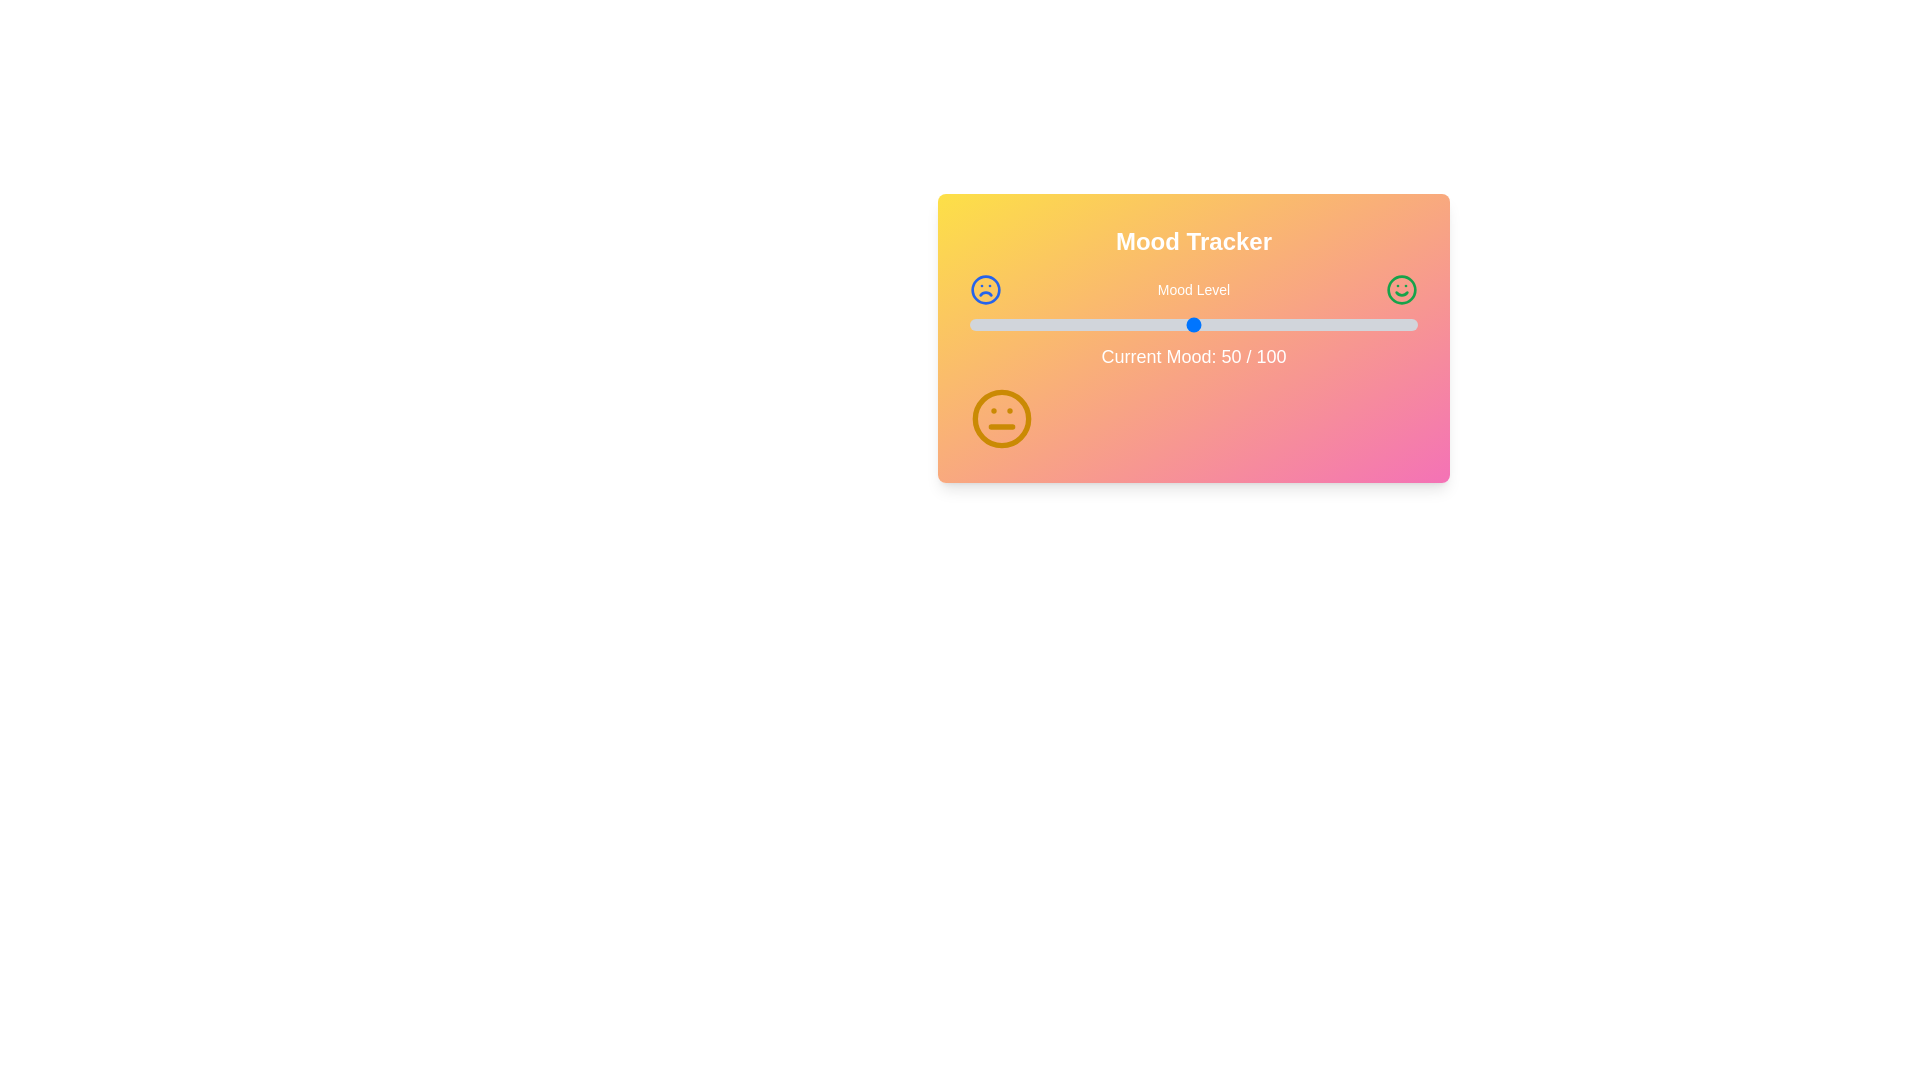 This screenshot has width=1920, height=1080. Describe the element at coordinates (1072, 323) in the screenshot. I see `the mood level slider to 23 where mood_level is a percentage between 0 and 100` at that location.